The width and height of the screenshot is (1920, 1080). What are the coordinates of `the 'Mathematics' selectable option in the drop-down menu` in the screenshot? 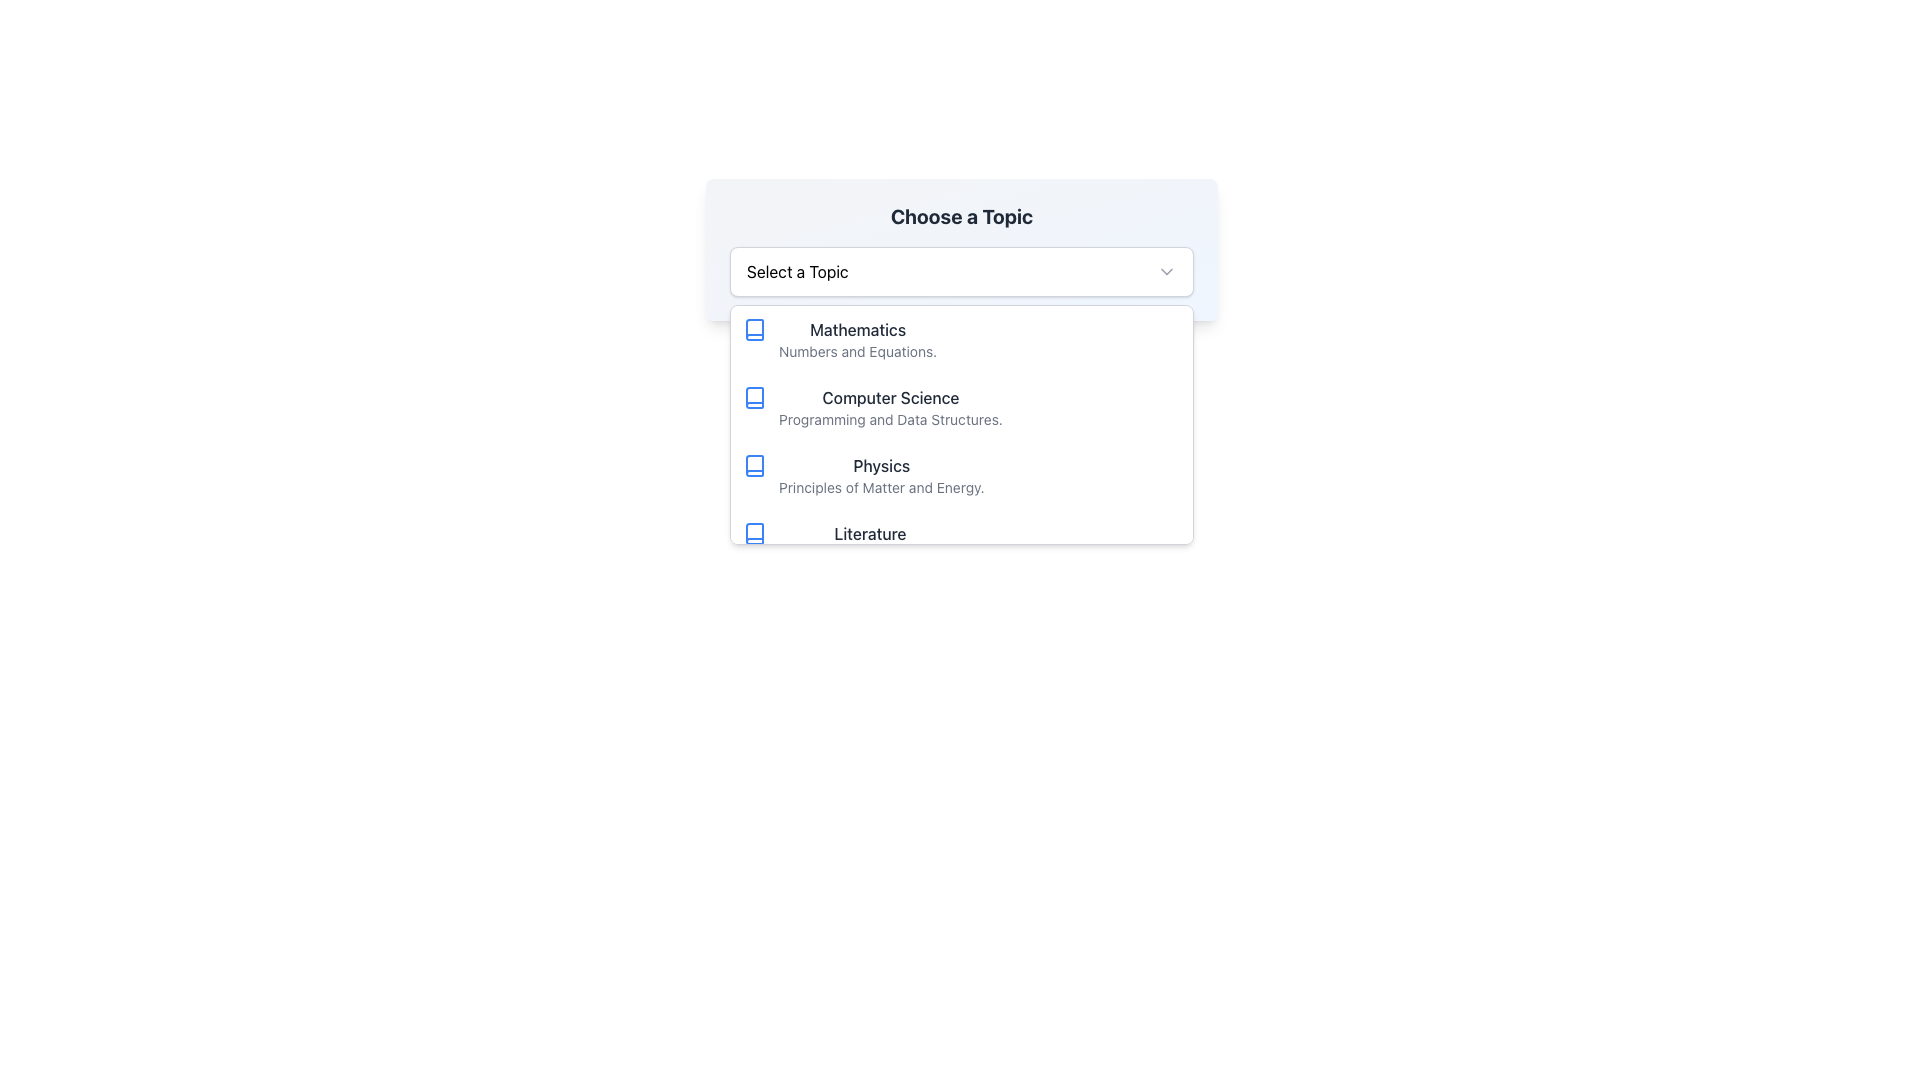 It's located at (858, 338).